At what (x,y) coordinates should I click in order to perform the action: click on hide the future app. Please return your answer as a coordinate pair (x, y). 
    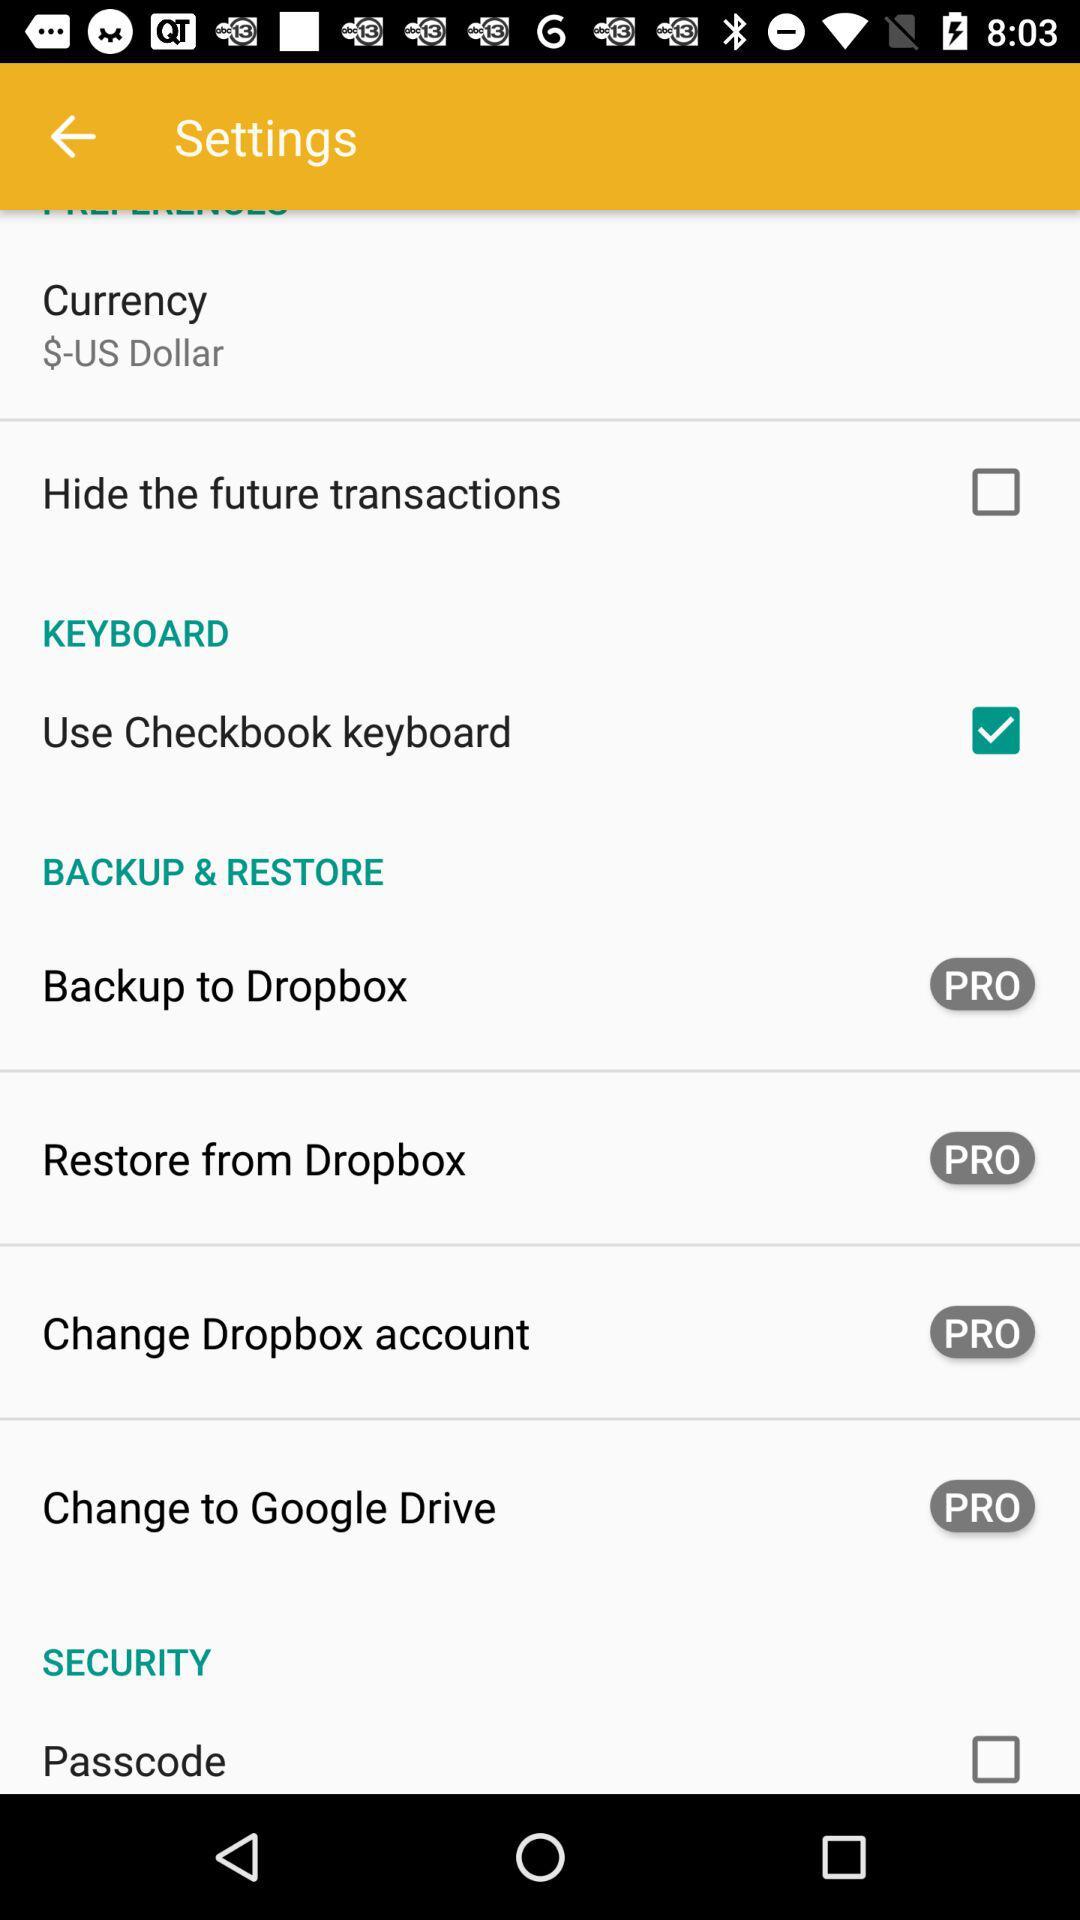
    Looking at the image, I should click on (301, 492).